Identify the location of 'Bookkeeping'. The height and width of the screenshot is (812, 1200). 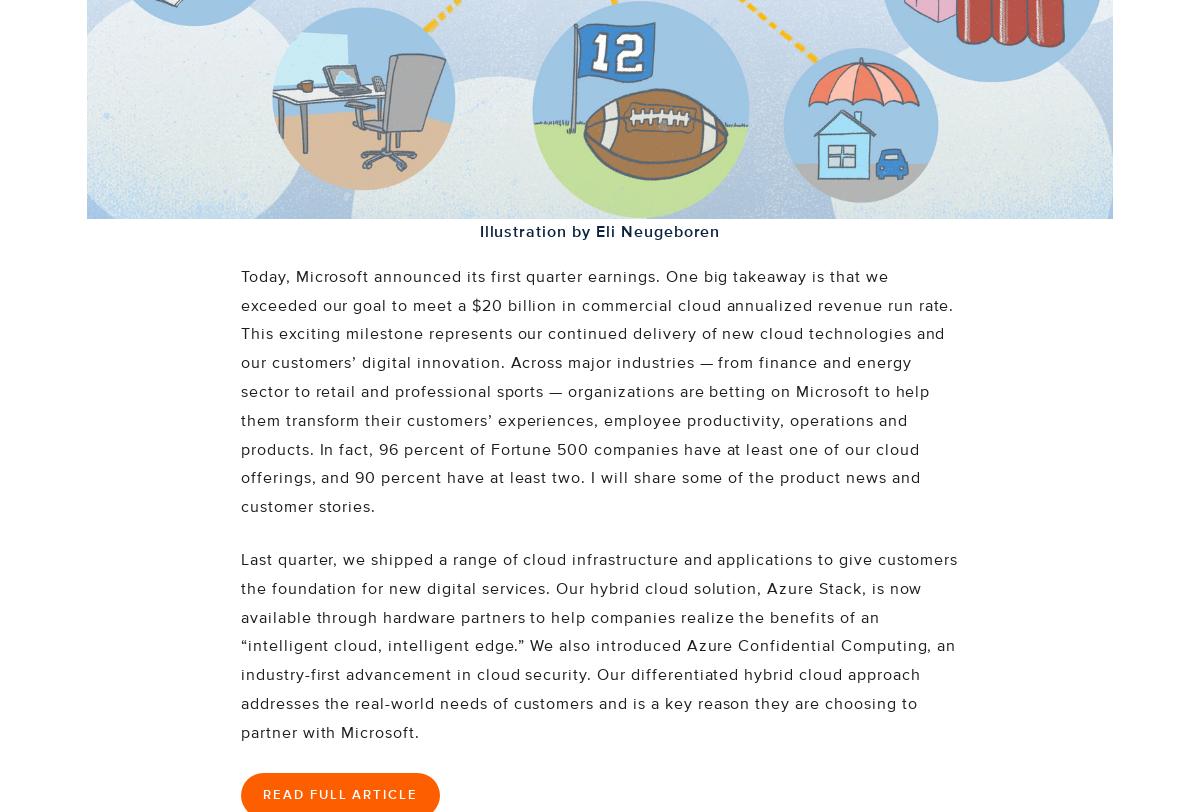
(483, 19).